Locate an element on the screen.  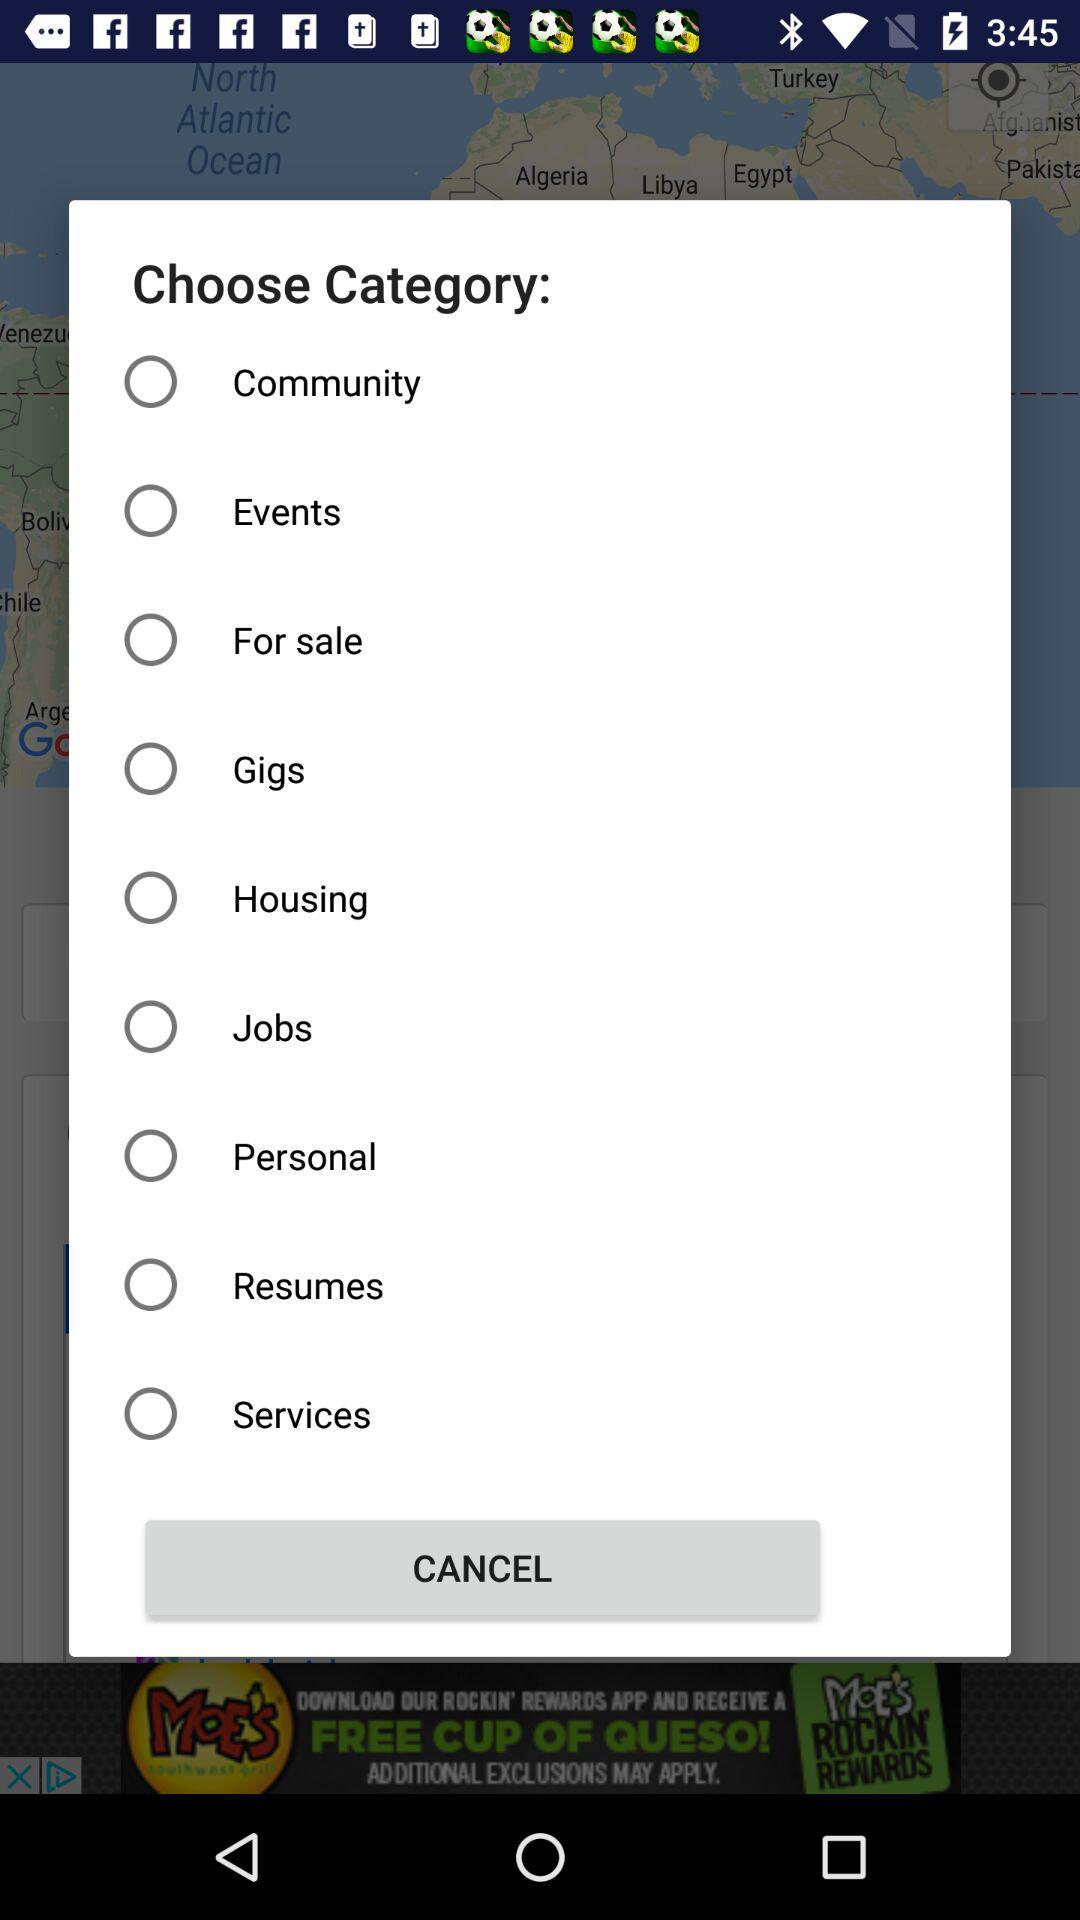
item above services is located at coordinates (482, 1284).